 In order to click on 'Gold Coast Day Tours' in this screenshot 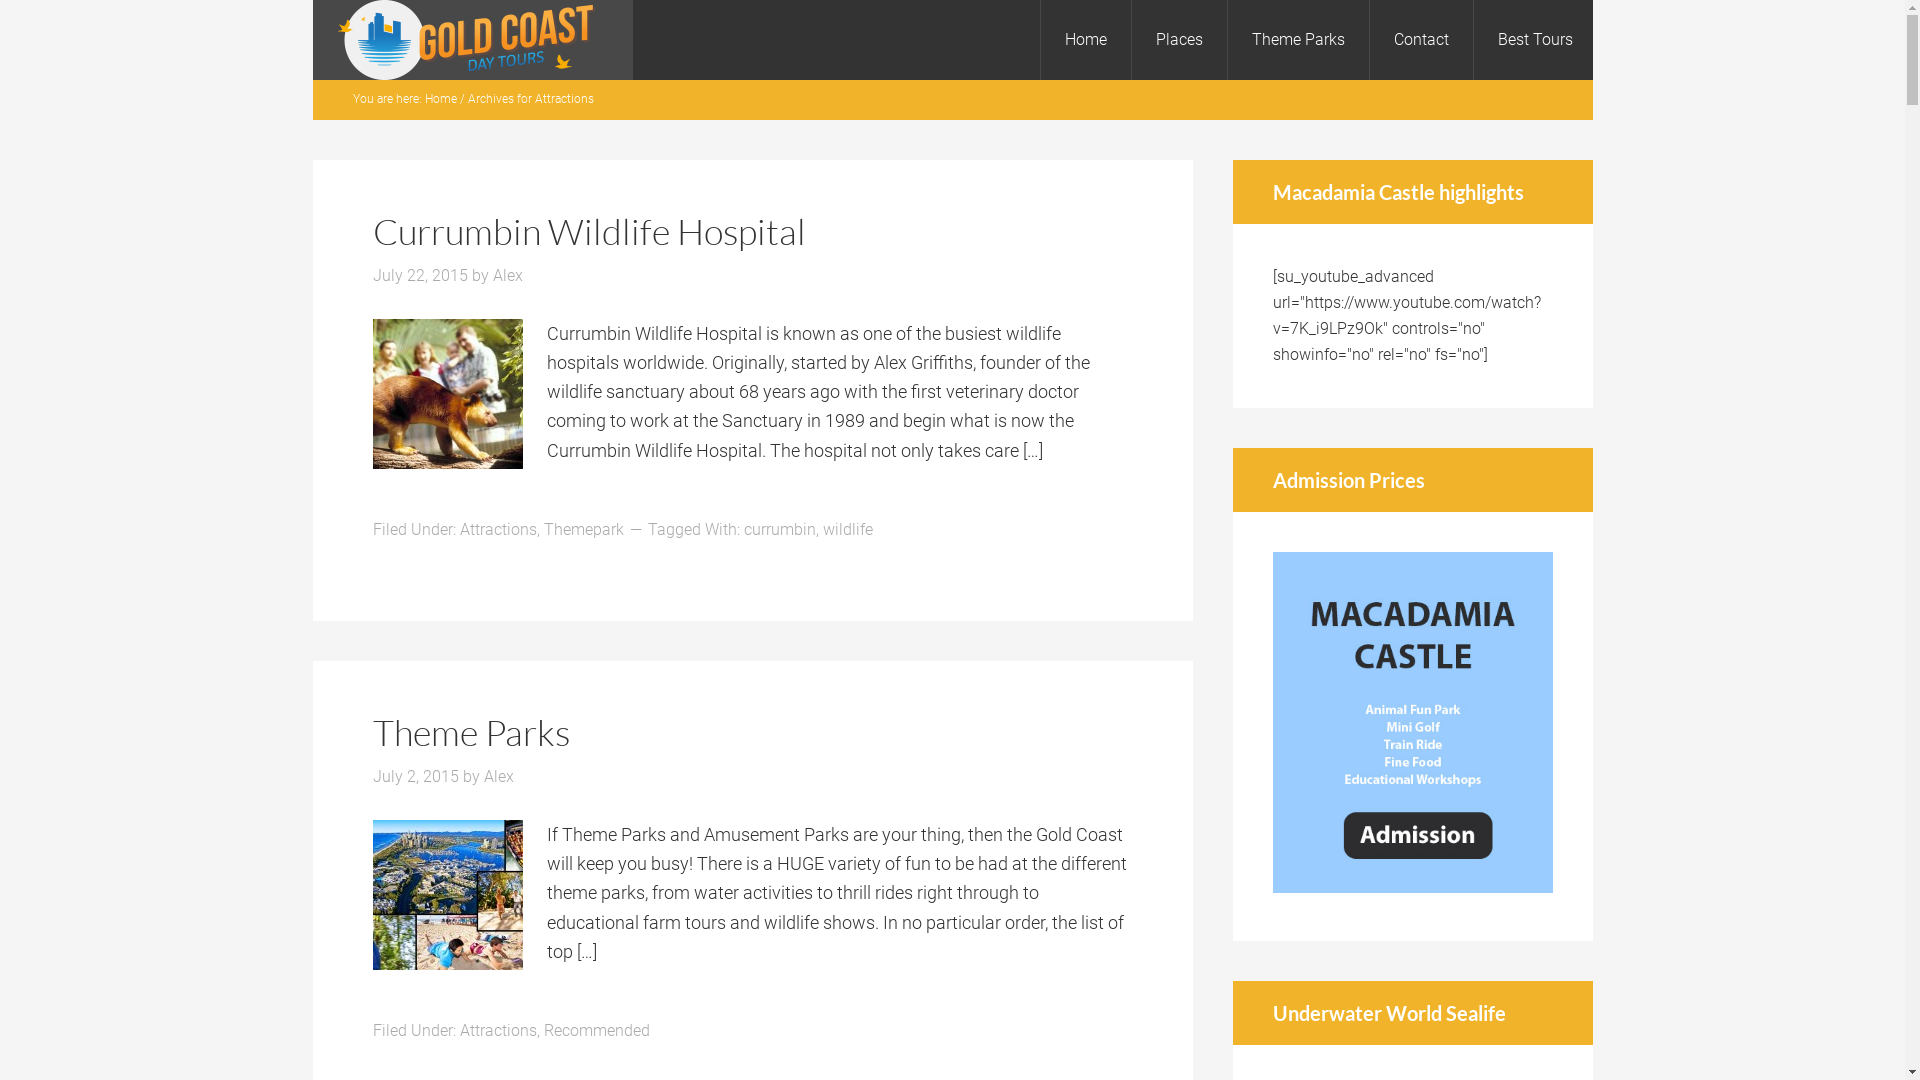, I will do `click(470, 39)`.